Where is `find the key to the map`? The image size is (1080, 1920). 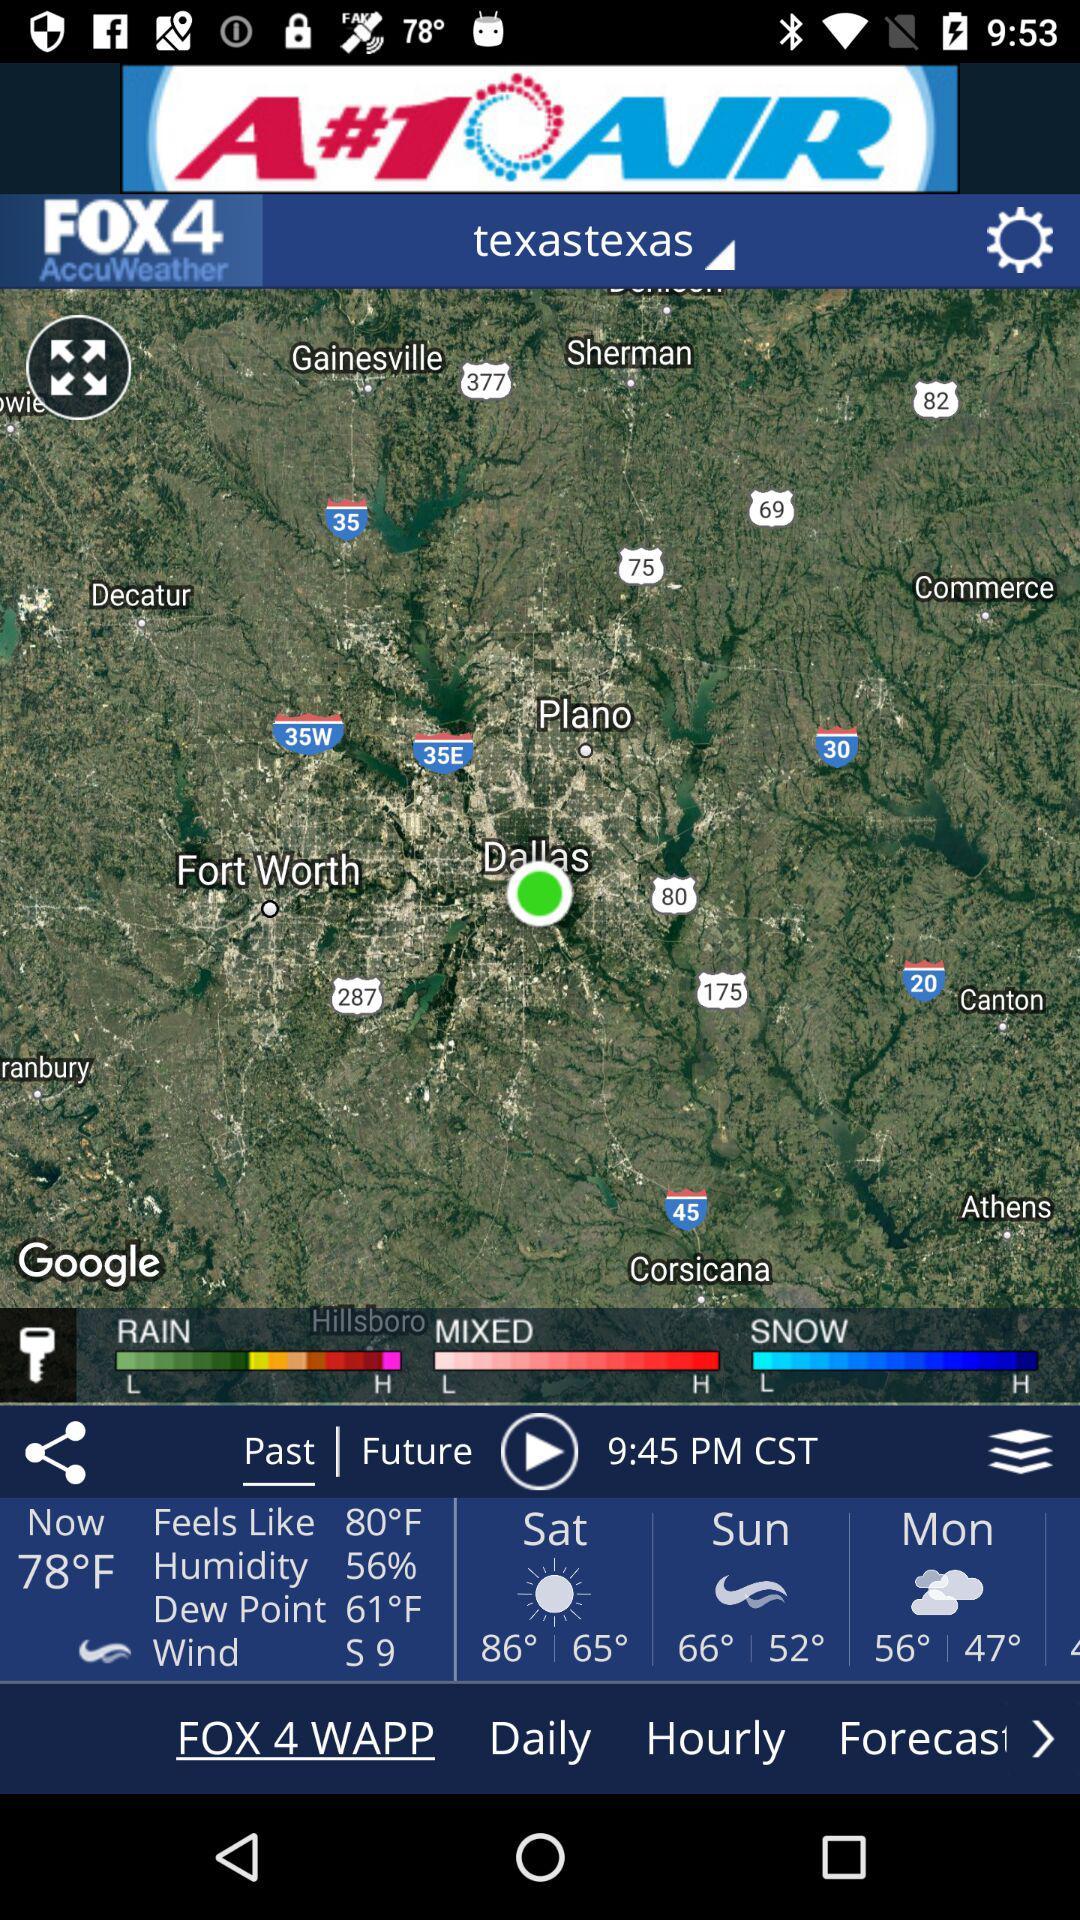
find the key to the map is located at coordinates (38, 1355).